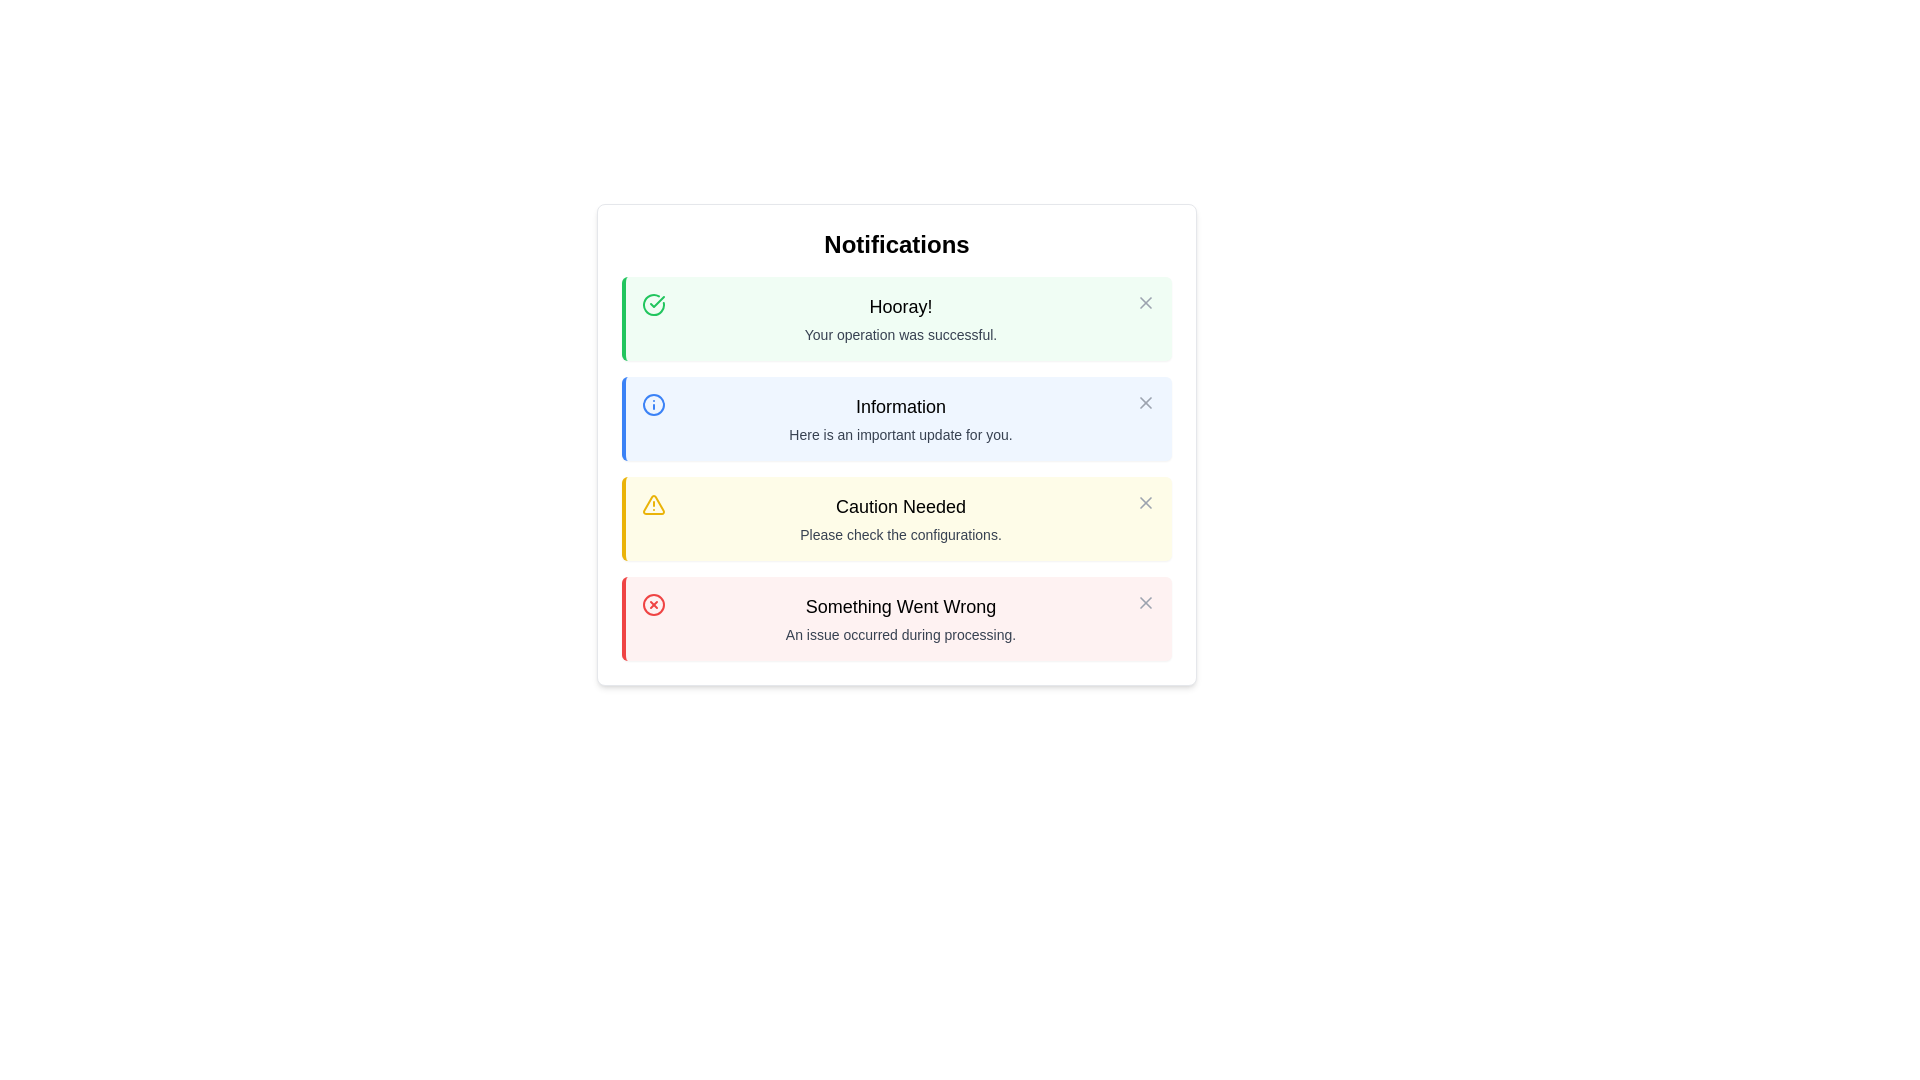  I want to click on informational message displayed in the Text Label located beneath the heading labeled 'Information' and above the 'Caution Needed' section, so click(900, 434).